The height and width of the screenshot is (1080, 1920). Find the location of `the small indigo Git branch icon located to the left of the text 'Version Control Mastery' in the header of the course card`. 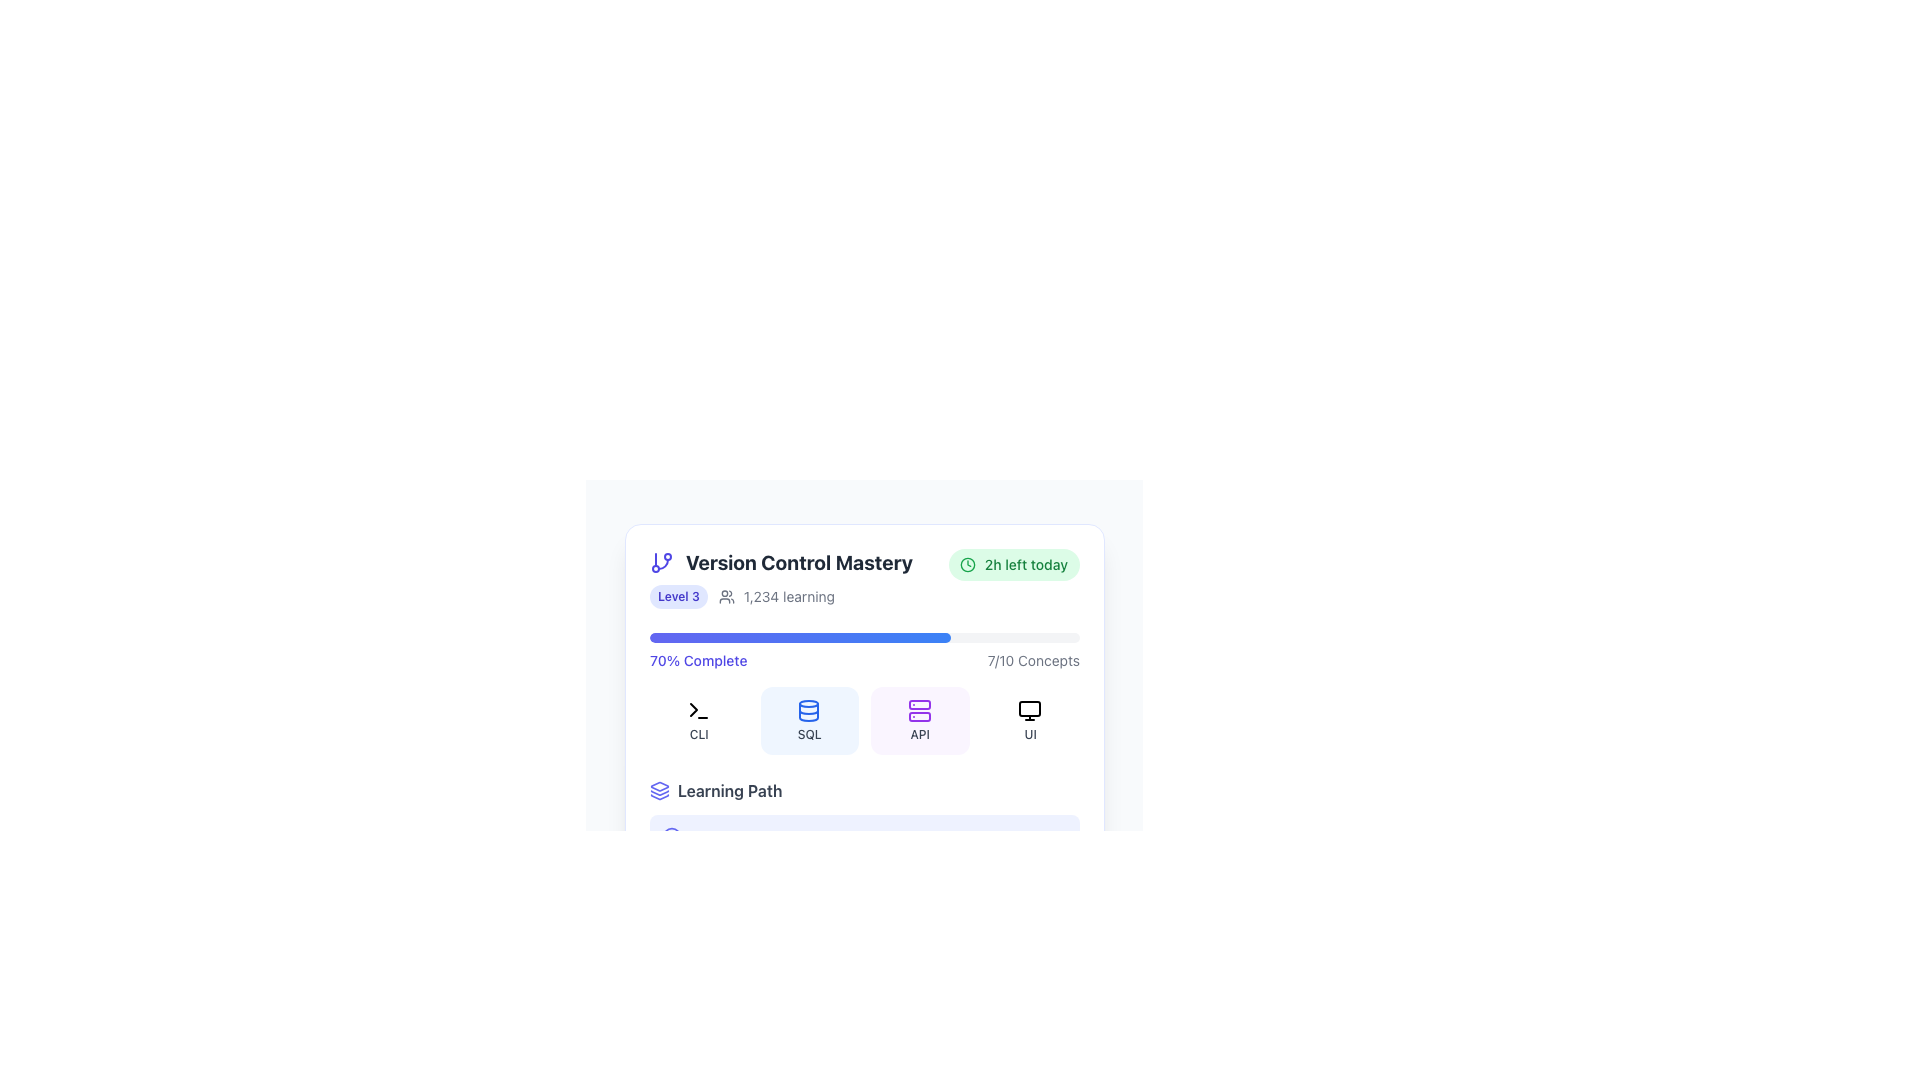

the small indigo Git branch icon located to the left of the text 'Version Control Mastery' in the header of the course card is located at coordinates (661, 563).